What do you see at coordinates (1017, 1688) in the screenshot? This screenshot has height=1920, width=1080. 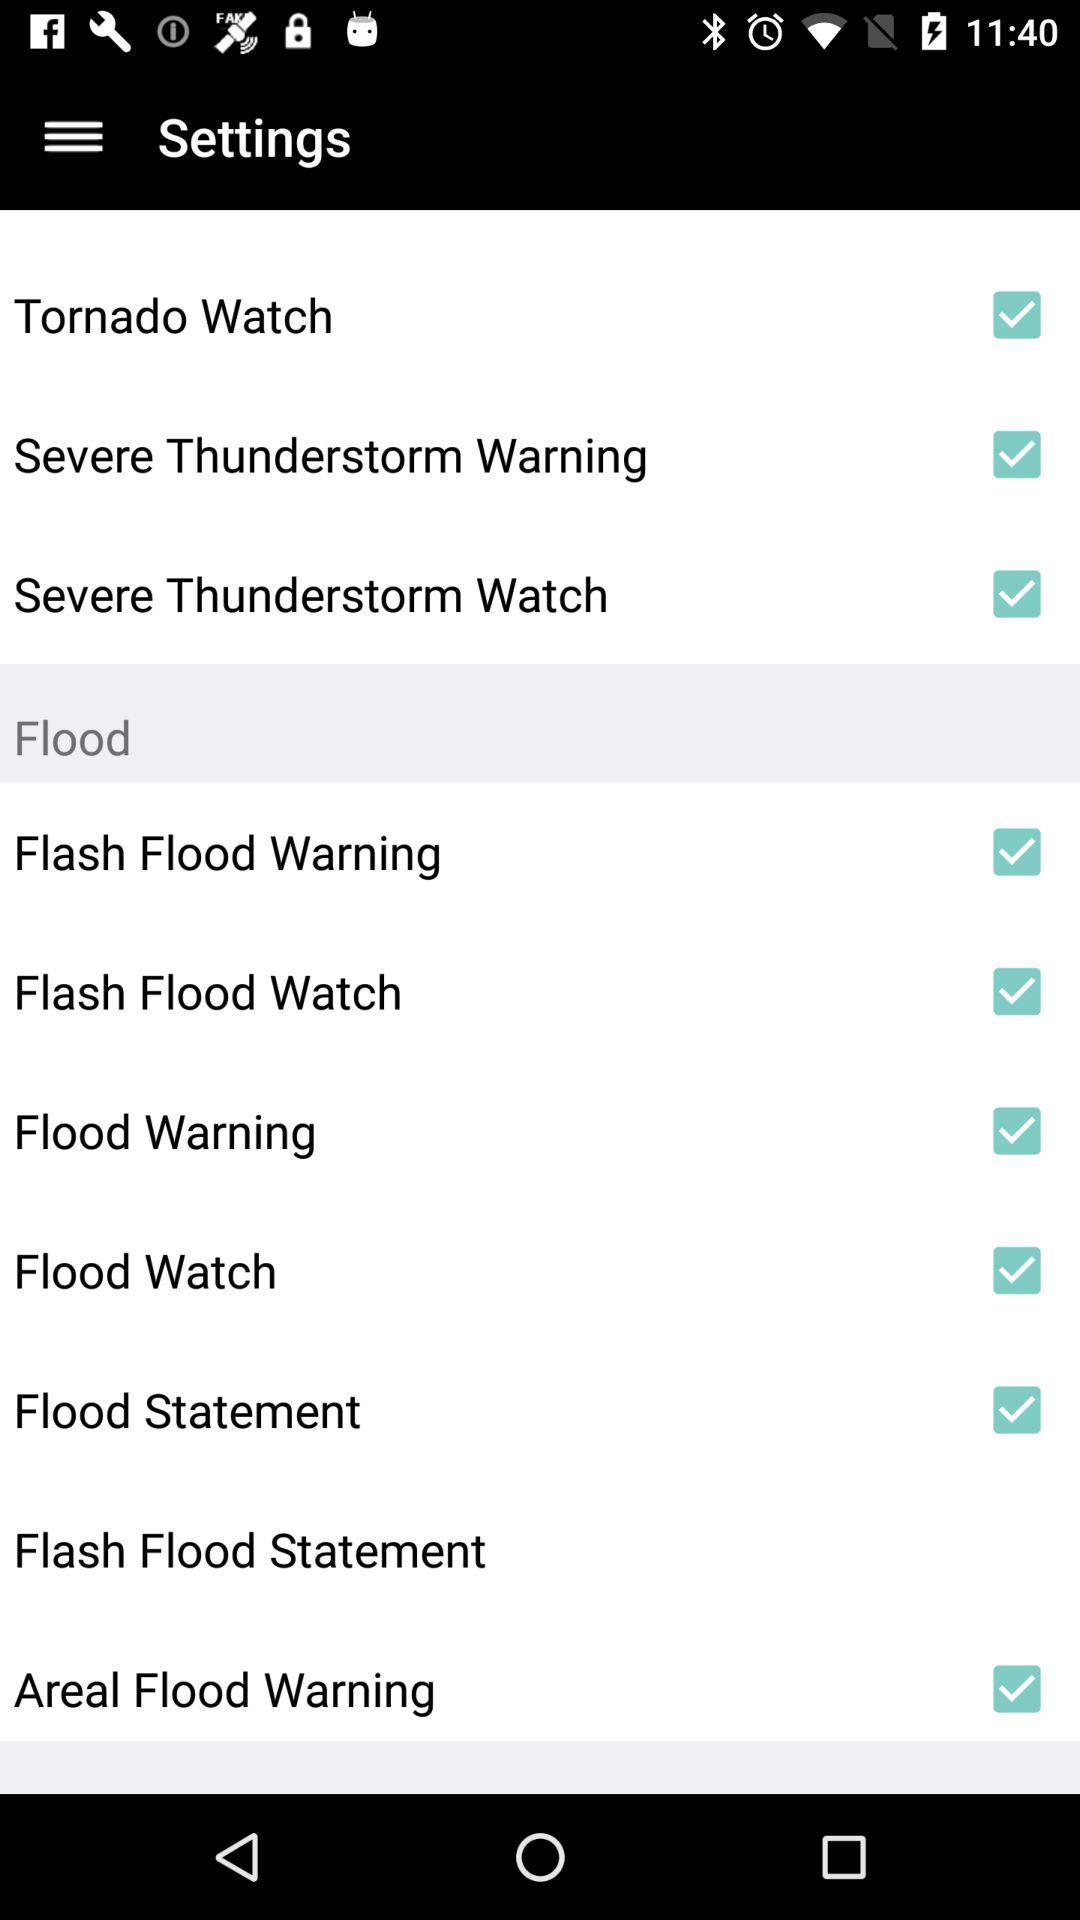 I see `the item next to the areal flood warning` at bounding box center [1017, 1688].